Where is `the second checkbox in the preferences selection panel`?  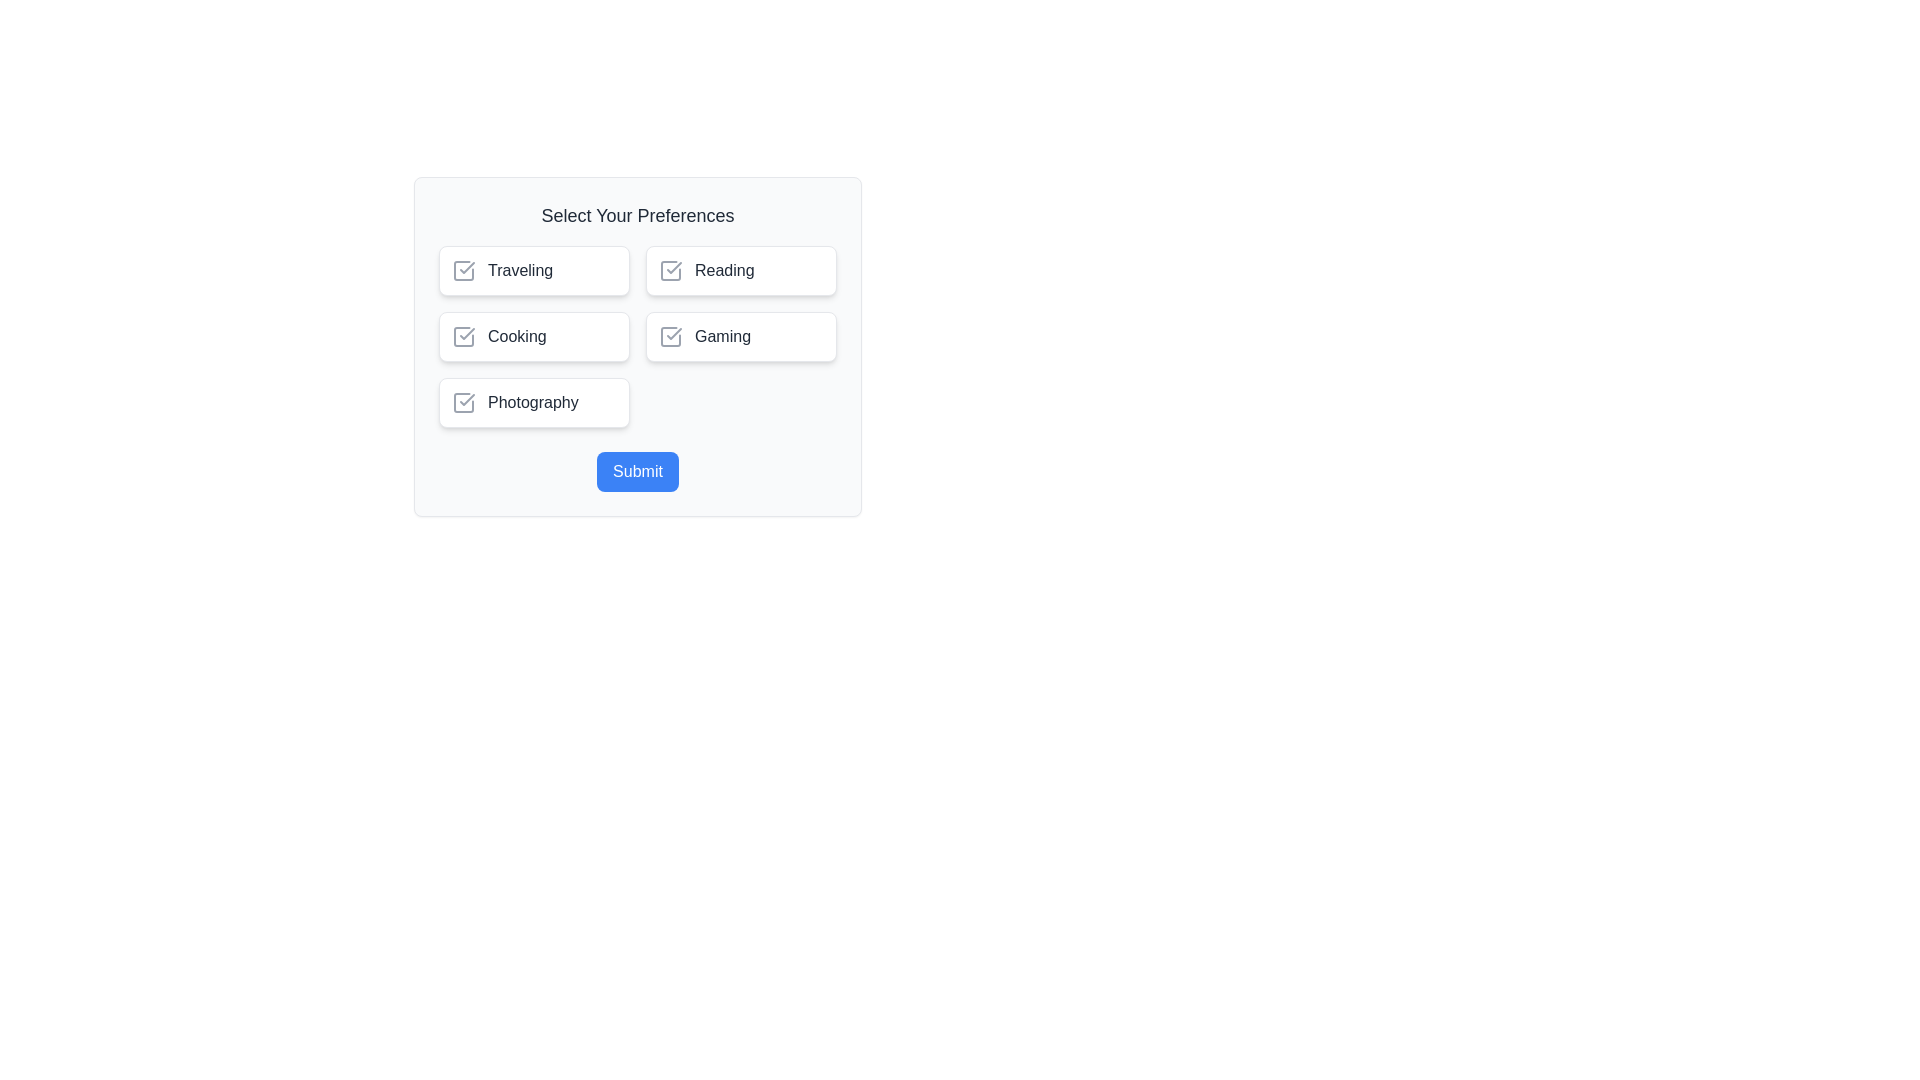 the second checkbox in the preferences selection panel is located at coordinates (463, 335).